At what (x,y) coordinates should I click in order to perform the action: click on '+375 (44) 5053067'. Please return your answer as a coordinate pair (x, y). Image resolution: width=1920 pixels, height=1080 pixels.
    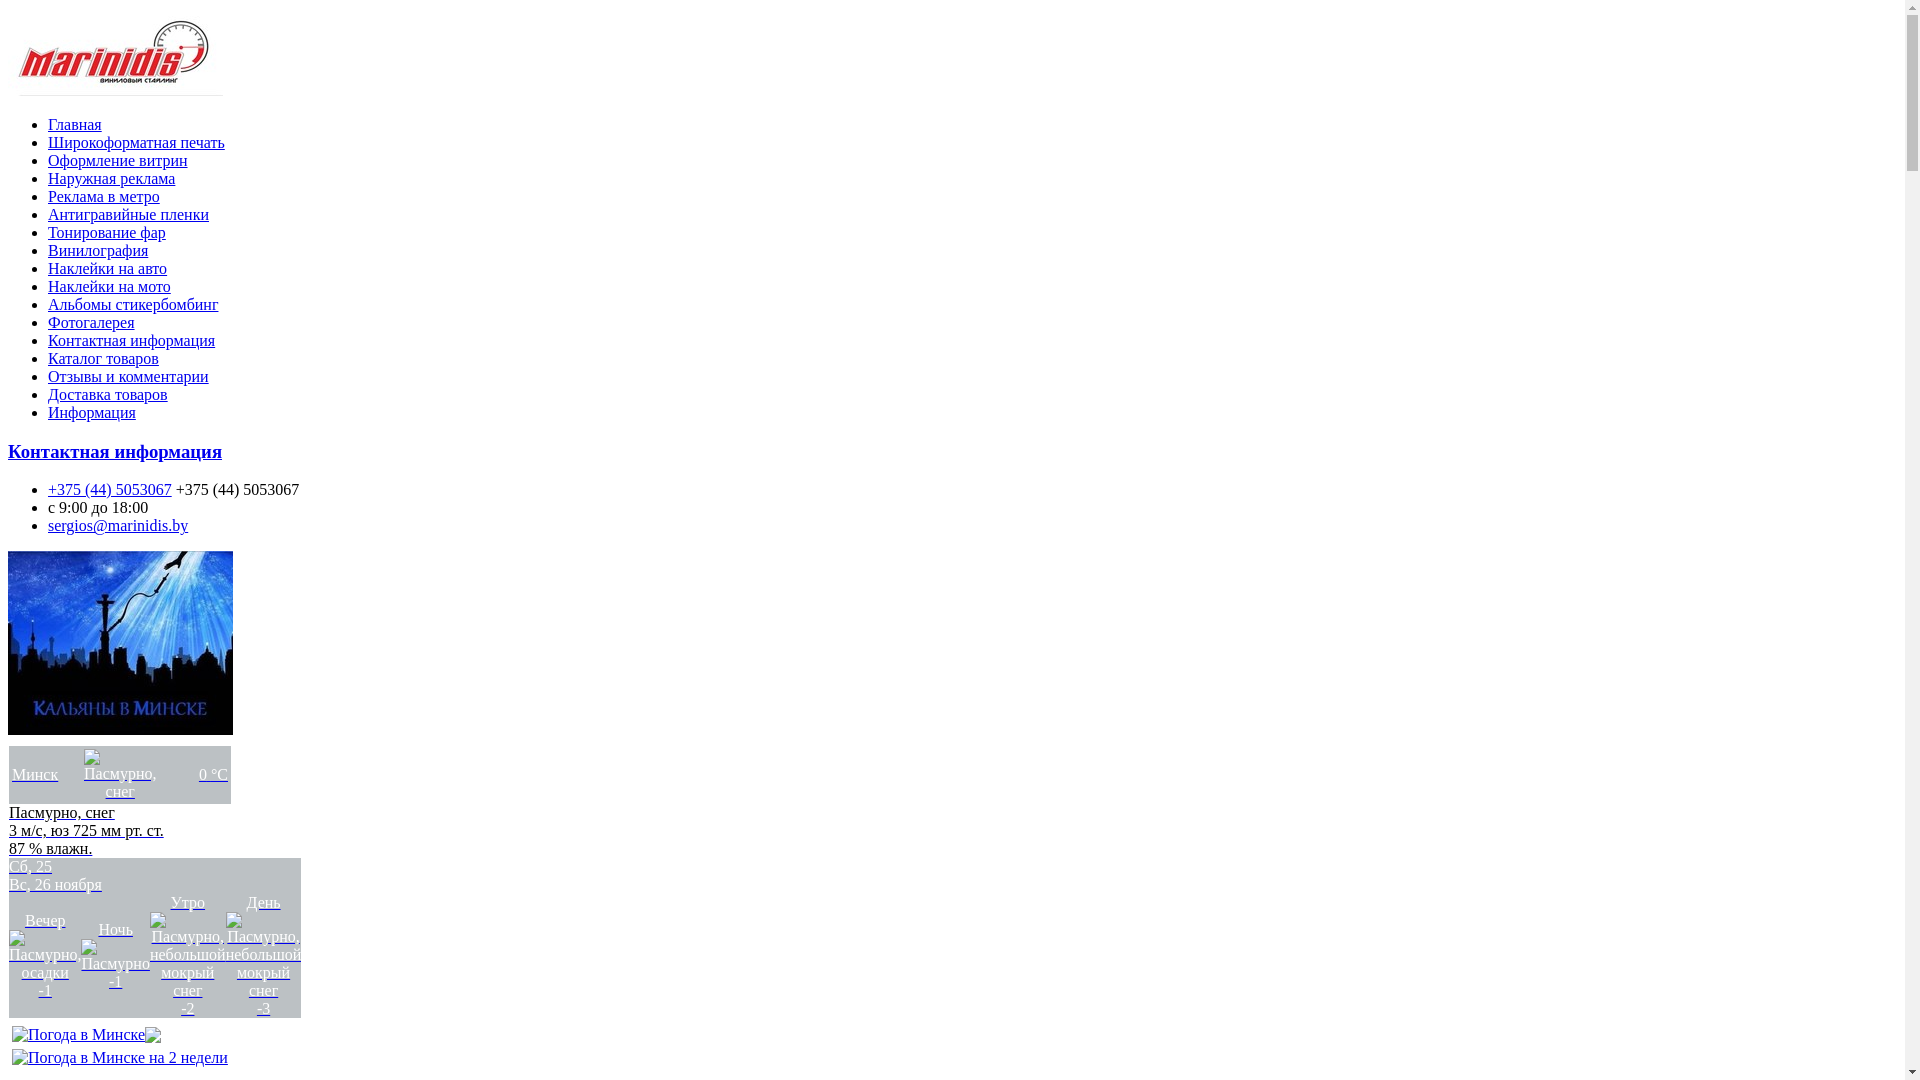
    Looking at the image, I should click on (109, 489).